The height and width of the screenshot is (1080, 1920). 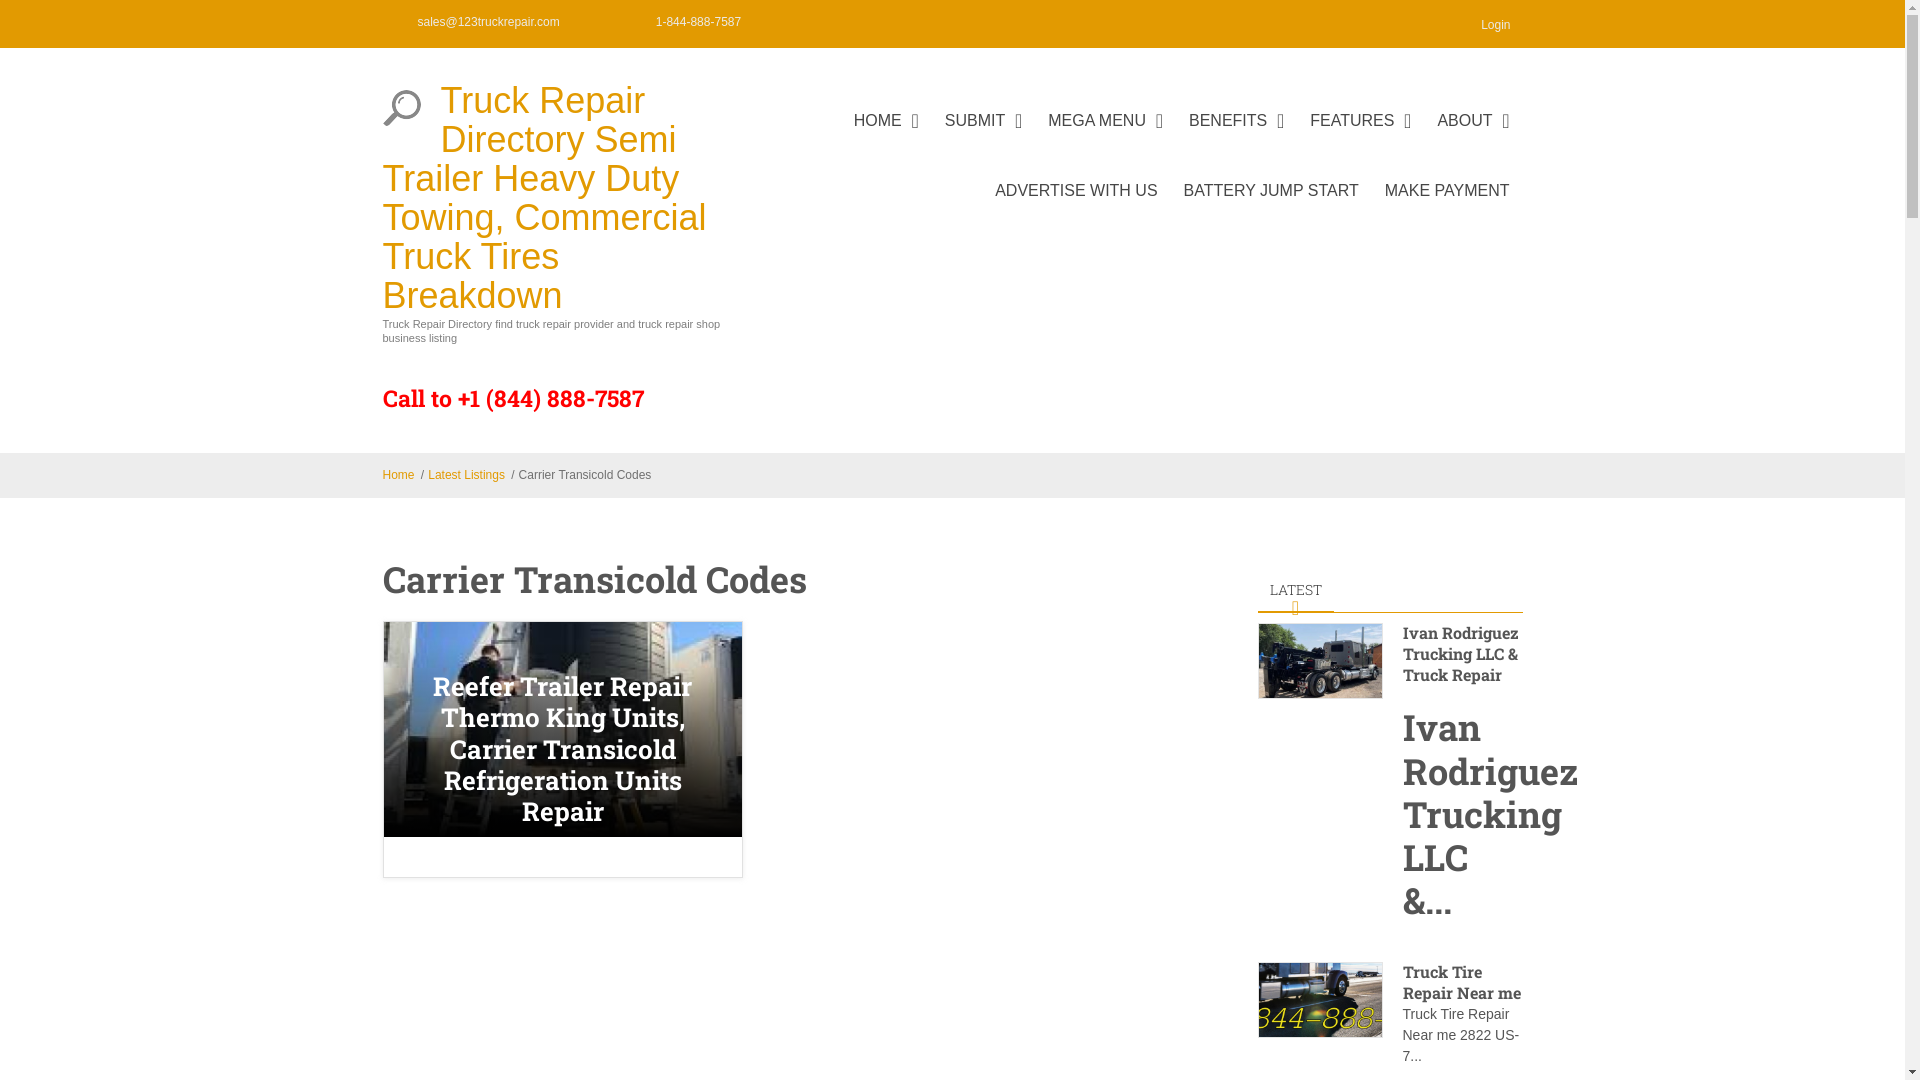 I want to click on 'FEATURES', so click(x=1360, y=136).